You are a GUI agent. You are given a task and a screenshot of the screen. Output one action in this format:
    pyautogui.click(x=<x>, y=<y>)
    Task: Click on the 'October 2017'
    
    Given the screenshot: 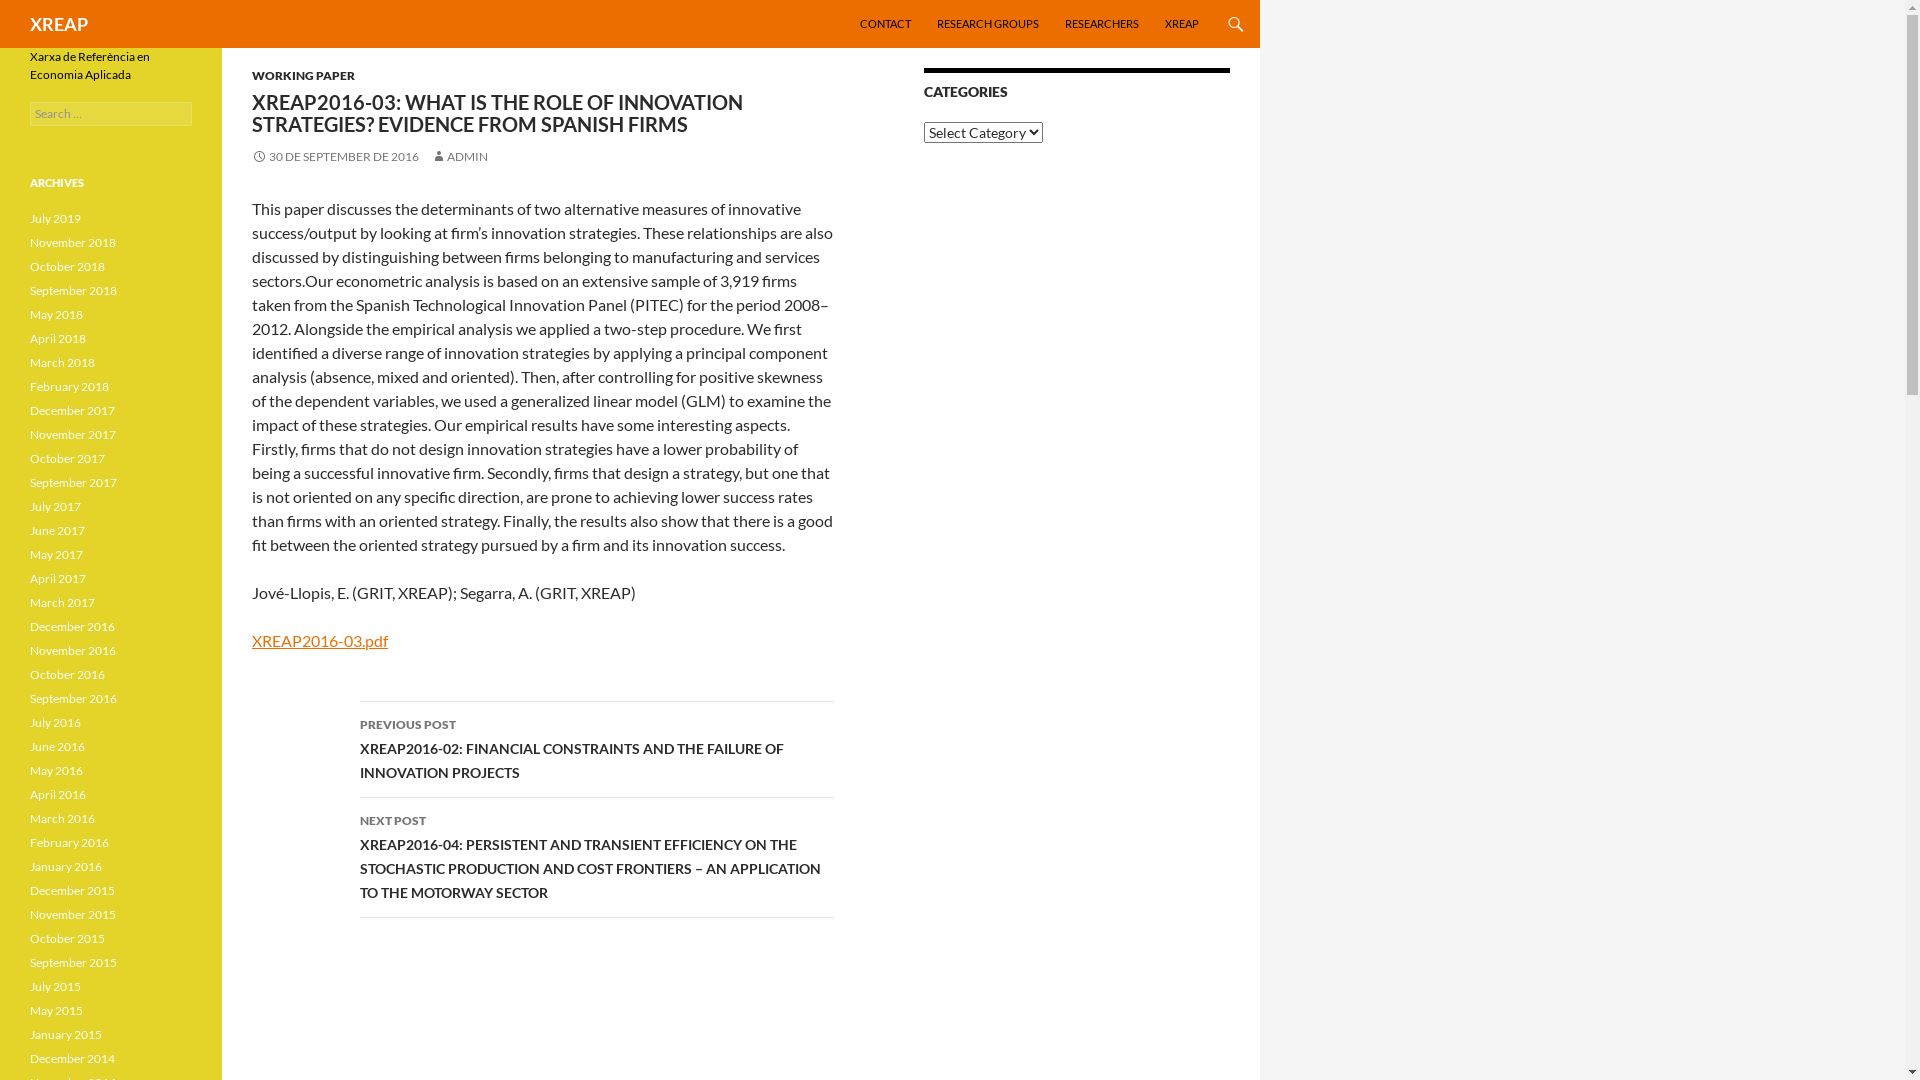 What is the action you would take?
    pyautogui.click(x=67, y=458)
    